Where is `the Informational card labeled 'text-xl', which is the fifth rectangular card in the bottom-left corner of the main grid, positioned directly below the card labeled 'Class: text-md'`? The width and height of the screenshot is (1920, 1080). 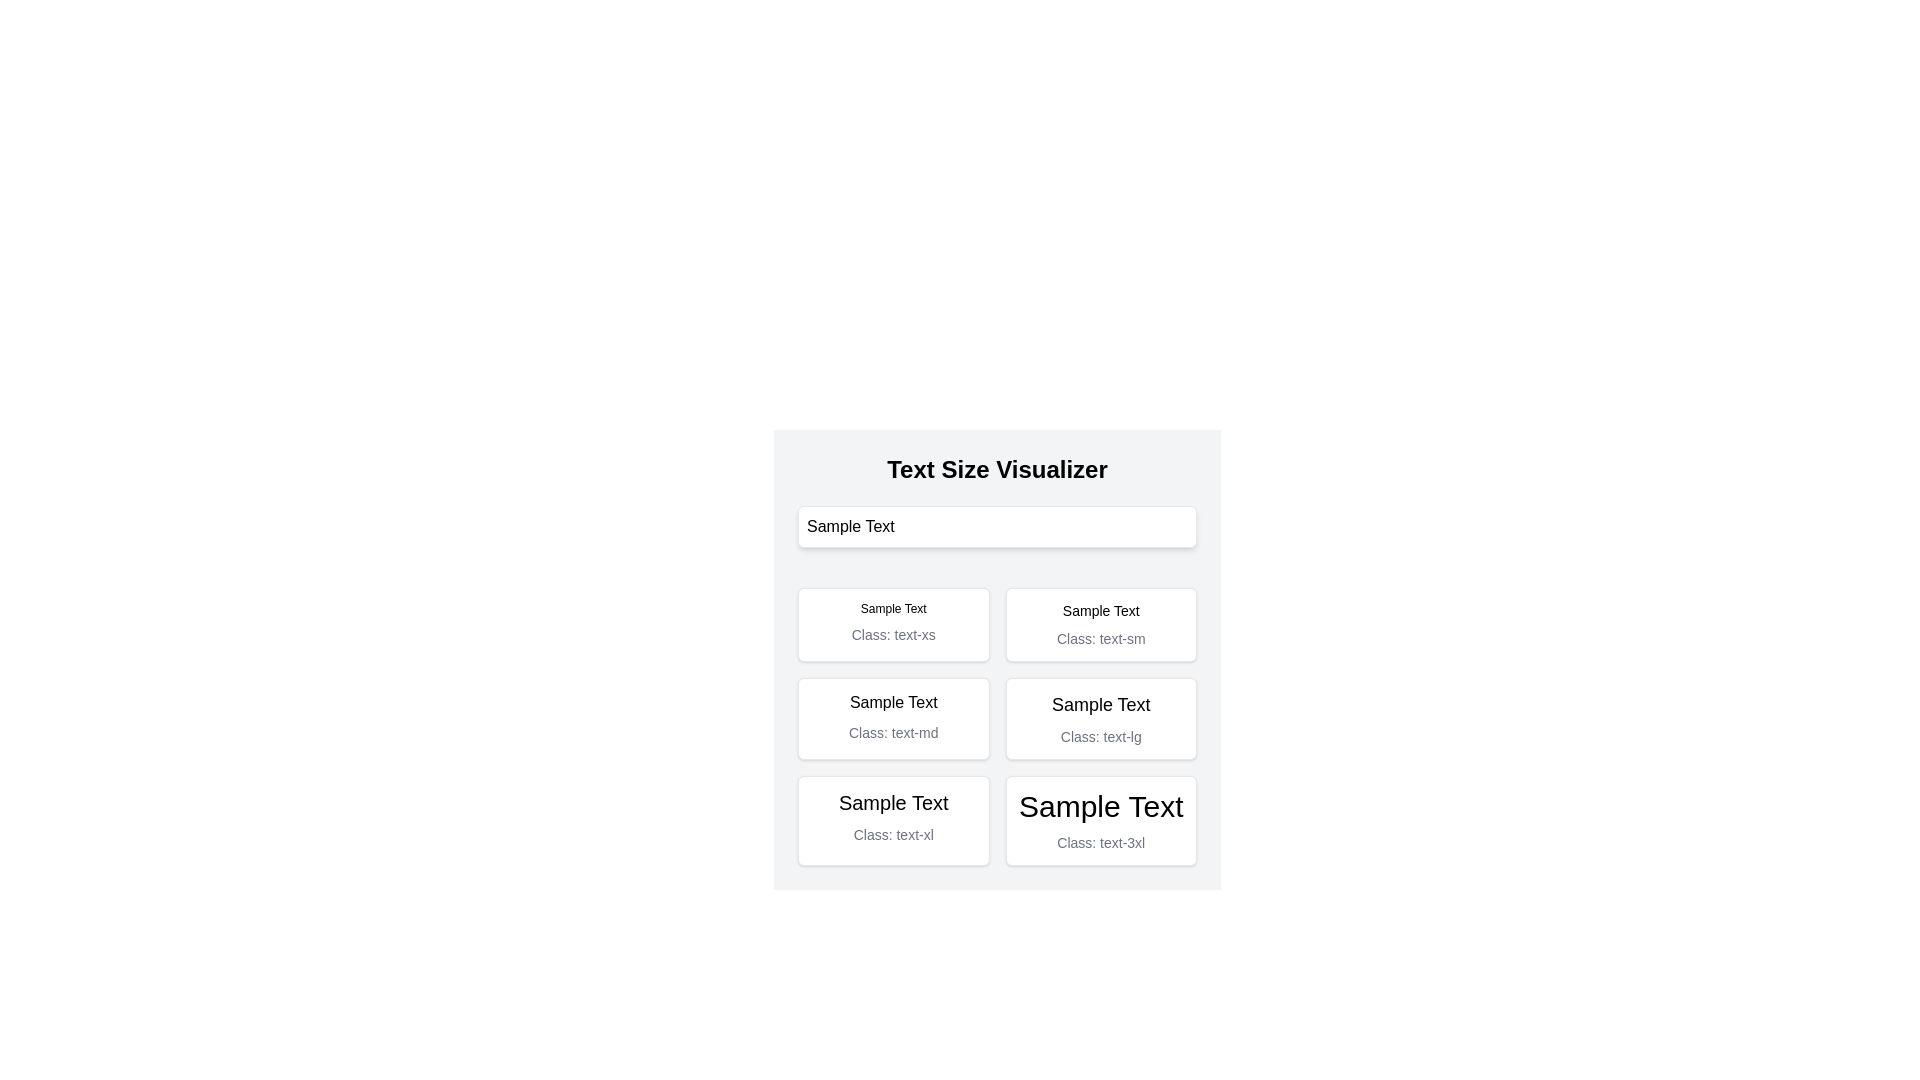
the Informational card labeled 'text-xl', which is the fifth rectangular card in the bottom-left corner of the main grid, positioned directly below the card labeled 'Class: text-md' is located at coordinates (892, 821).